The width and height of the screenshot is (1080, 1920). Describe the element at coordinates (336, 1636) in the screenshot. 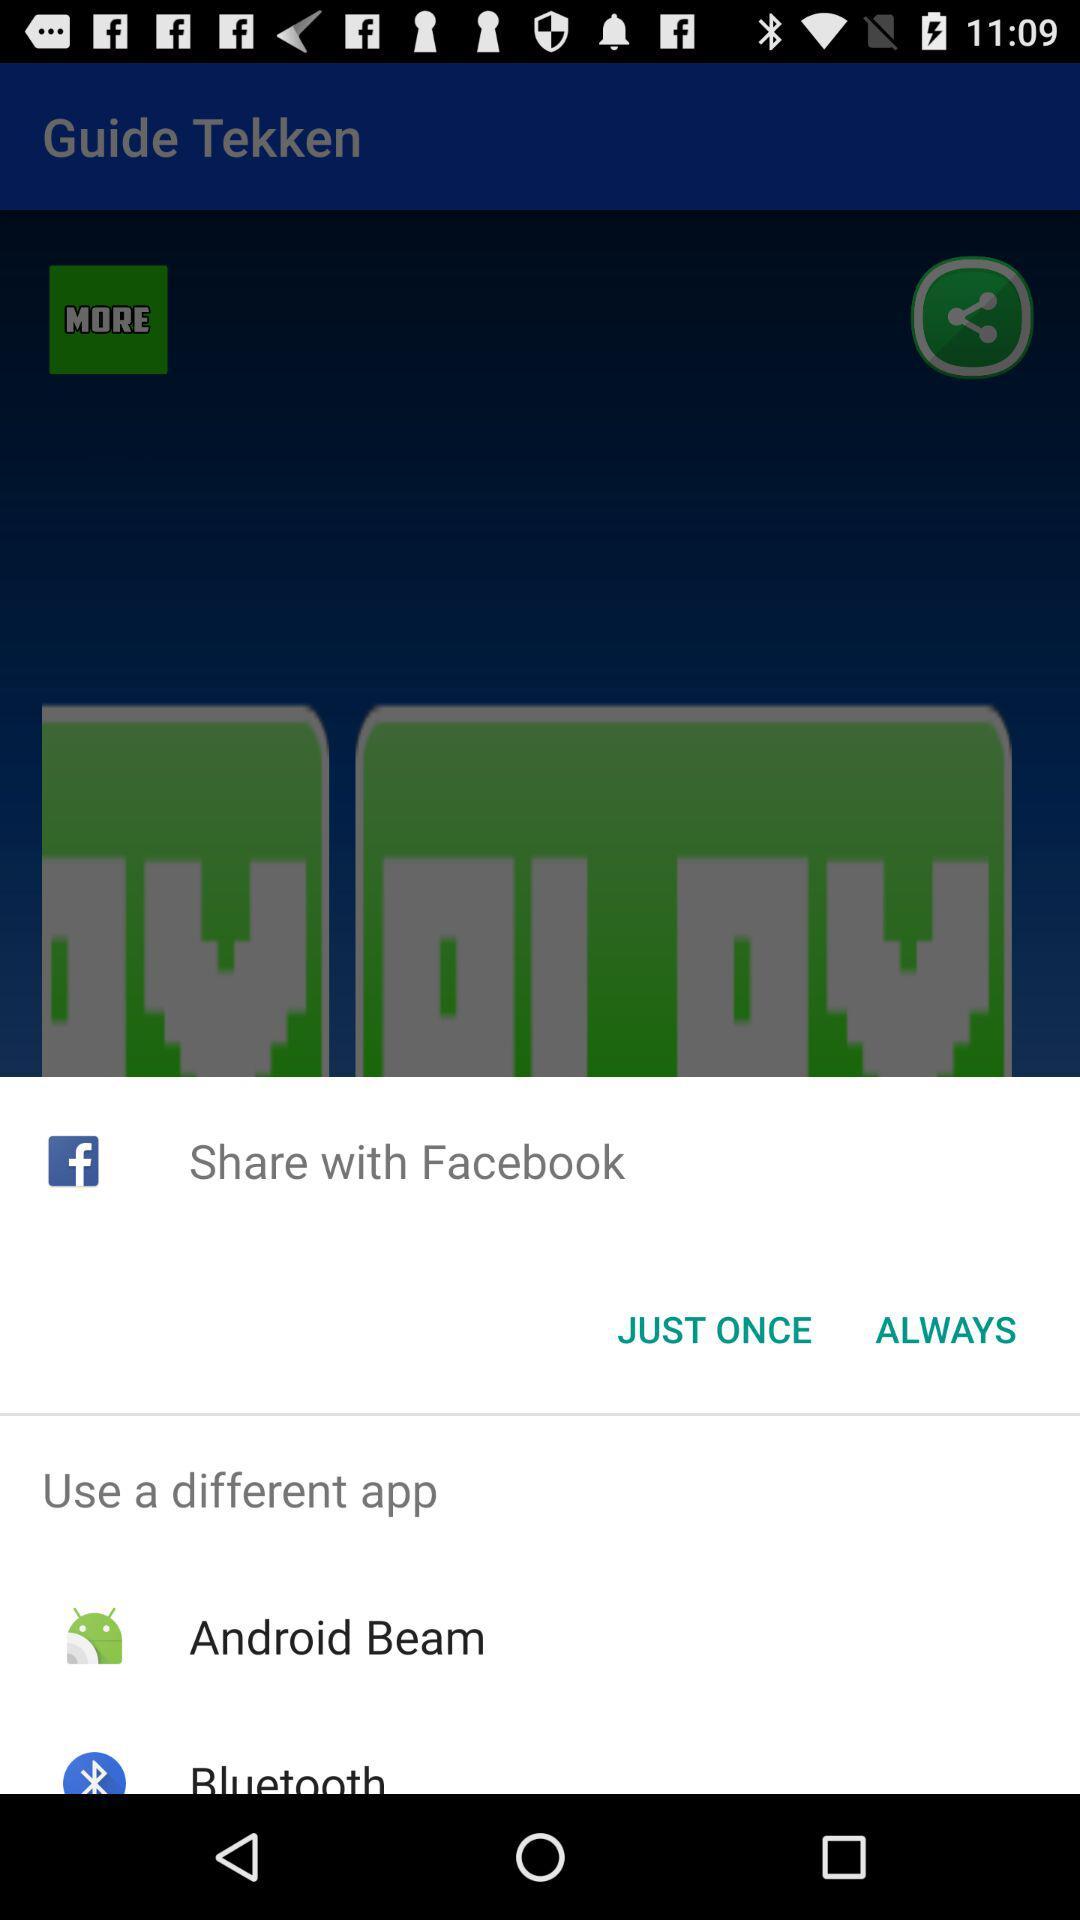

I see `the android beam item` at that location.